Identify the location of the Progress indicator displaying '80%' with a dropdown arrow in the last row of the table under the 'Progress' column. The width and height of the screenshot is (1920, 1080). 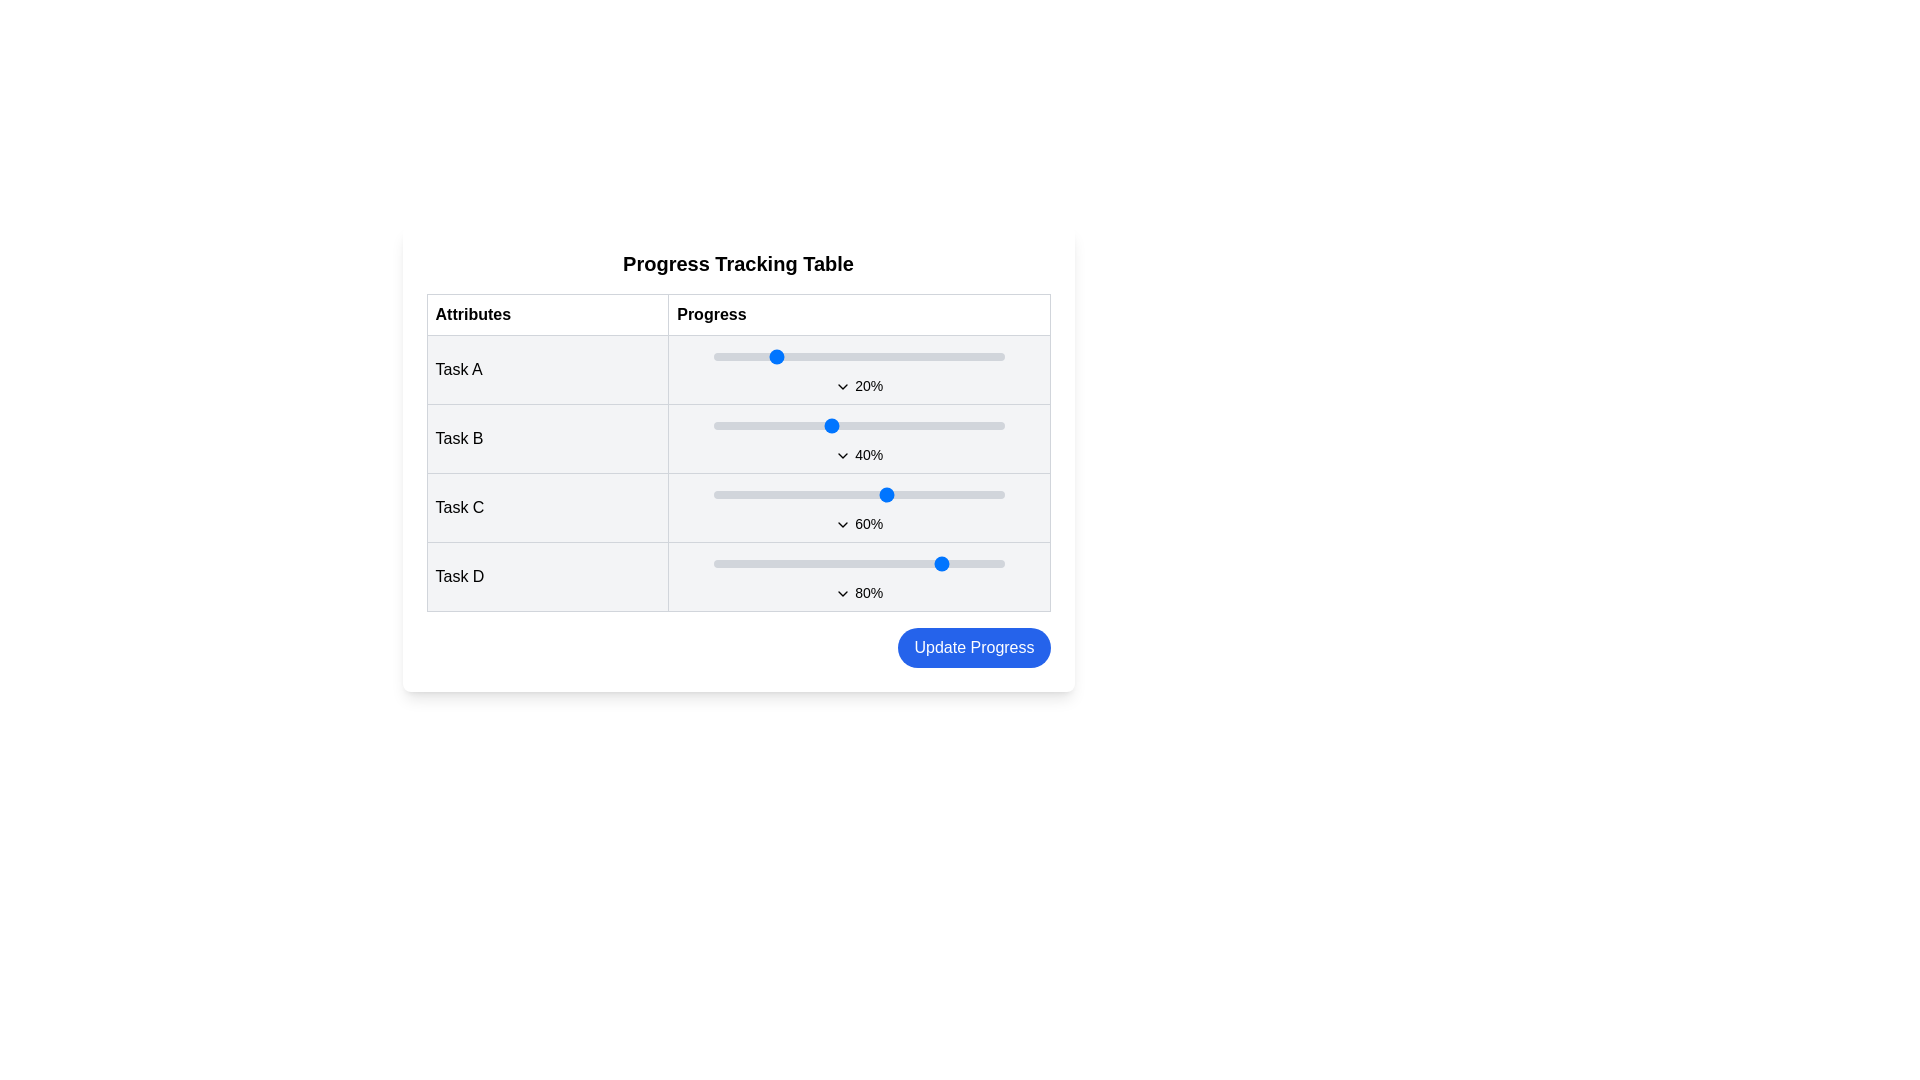
(859, 588).